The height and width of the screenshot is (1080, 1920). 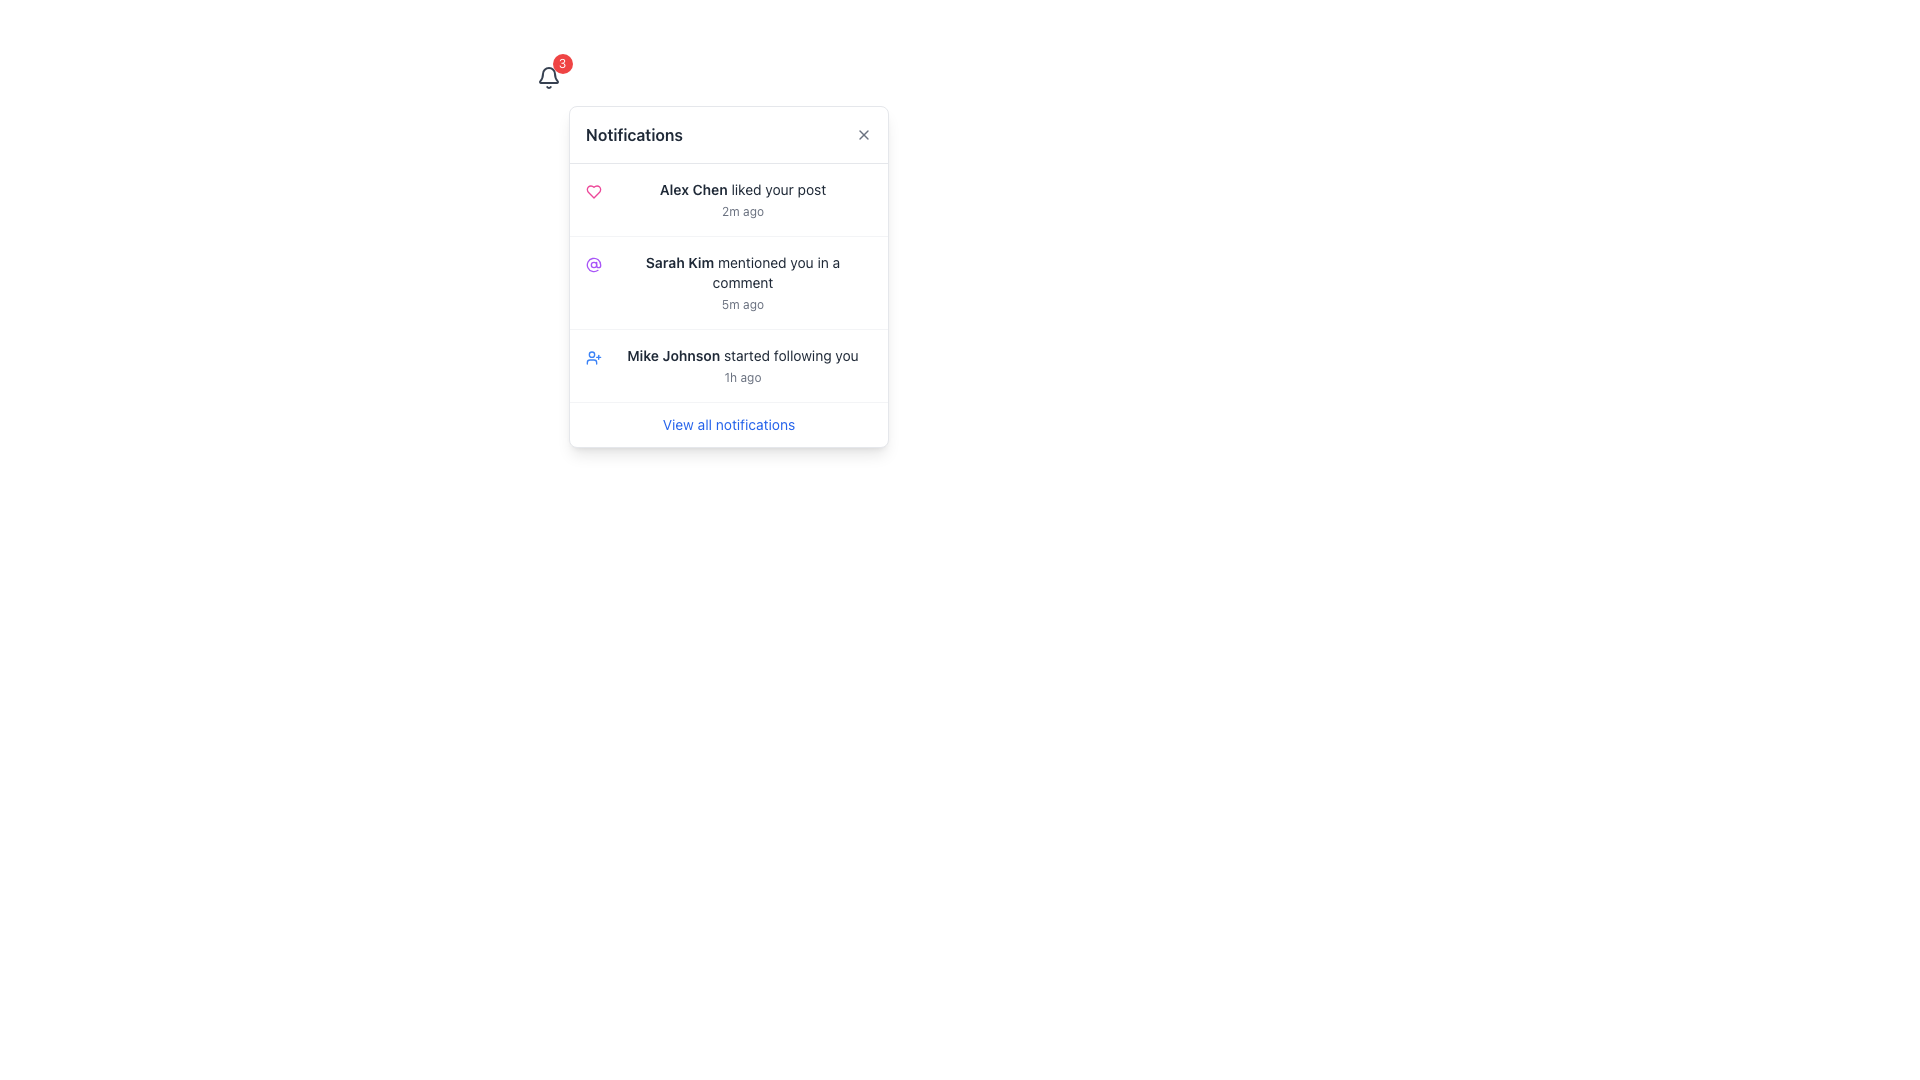 What do you see at coordinates (593, 192) in the screenshot?
I see `the 'like' icon located on the left-hand side of the first notification item that indicates 'Alex Chen liked your post.'` at bounding box center [593, 192].